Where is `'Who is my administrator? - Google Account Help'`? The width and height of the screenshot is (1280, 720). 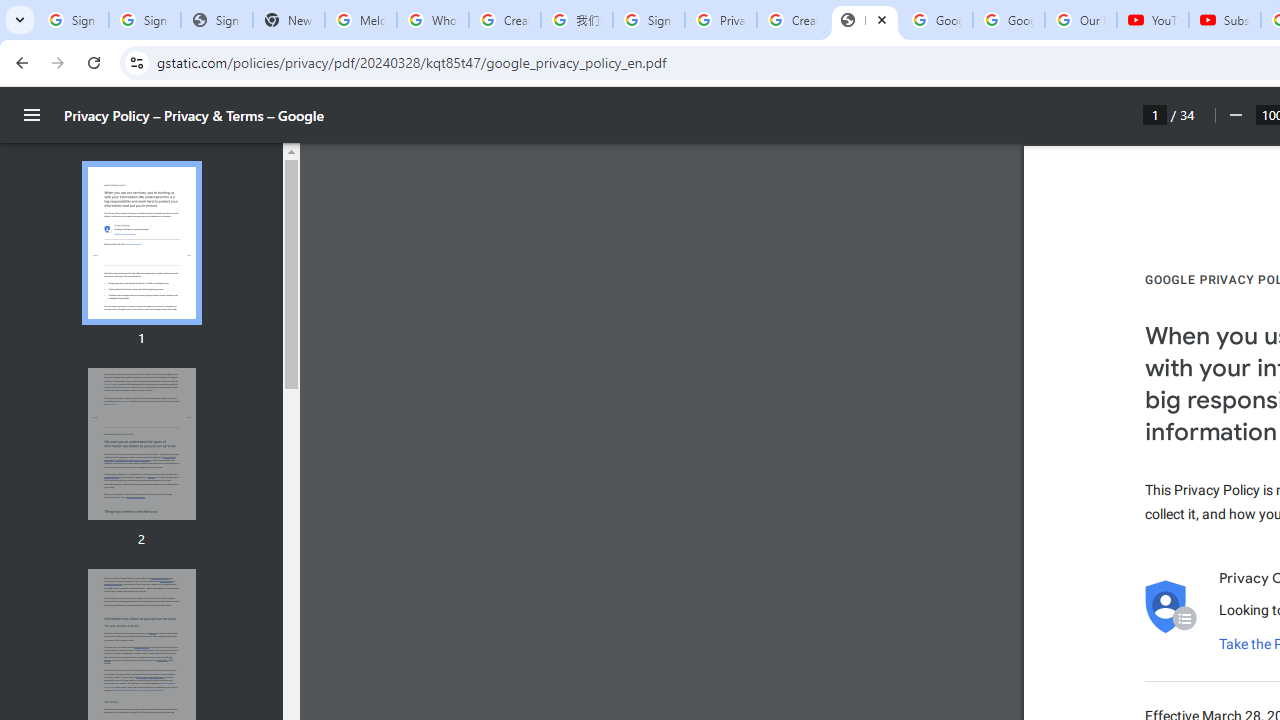
'Who is my administrator? - Google Account Help' is located at coordinates (431, 20).